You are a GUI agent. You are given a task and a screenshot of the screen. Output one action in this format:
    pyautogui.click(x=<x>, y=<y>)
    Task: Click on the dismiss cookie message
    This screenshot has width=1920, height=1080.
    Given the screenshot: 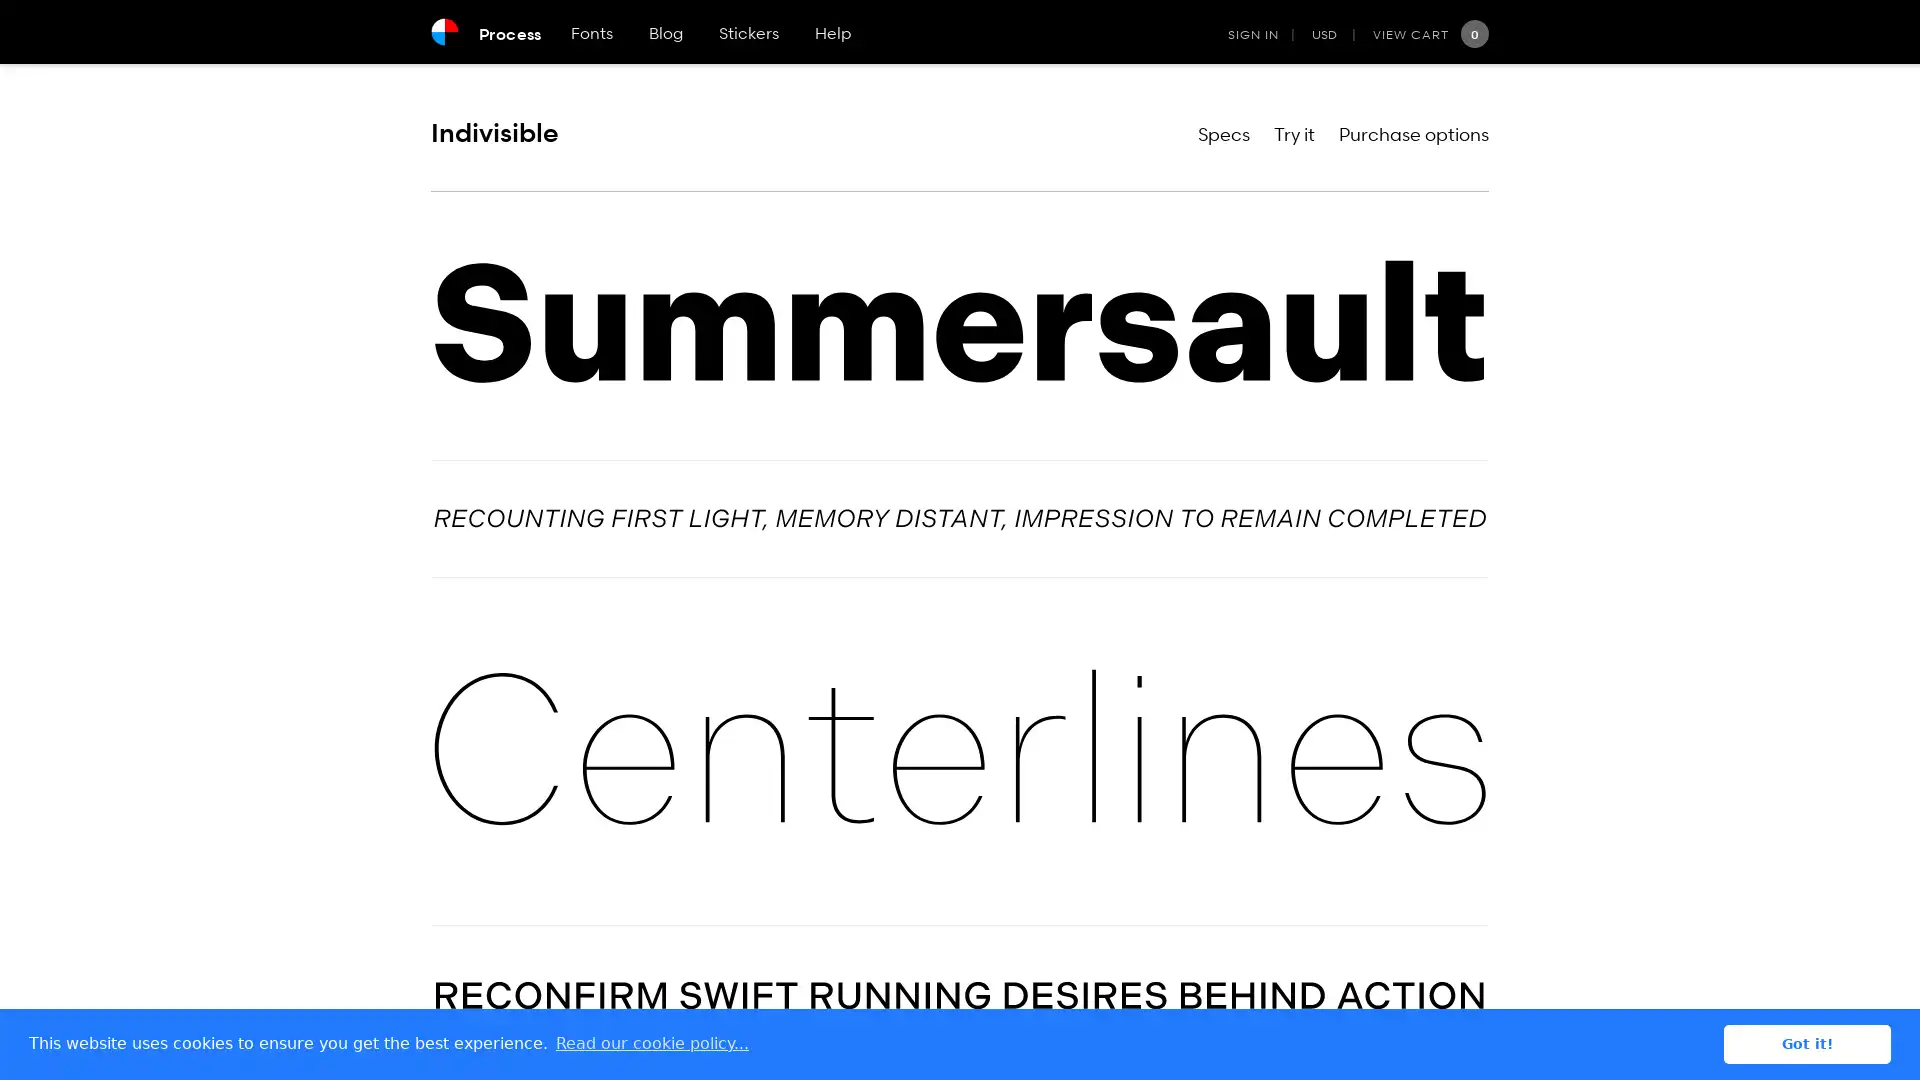 What is the action you would take?
    pyautogui.click(x=1807, y=1043)
    